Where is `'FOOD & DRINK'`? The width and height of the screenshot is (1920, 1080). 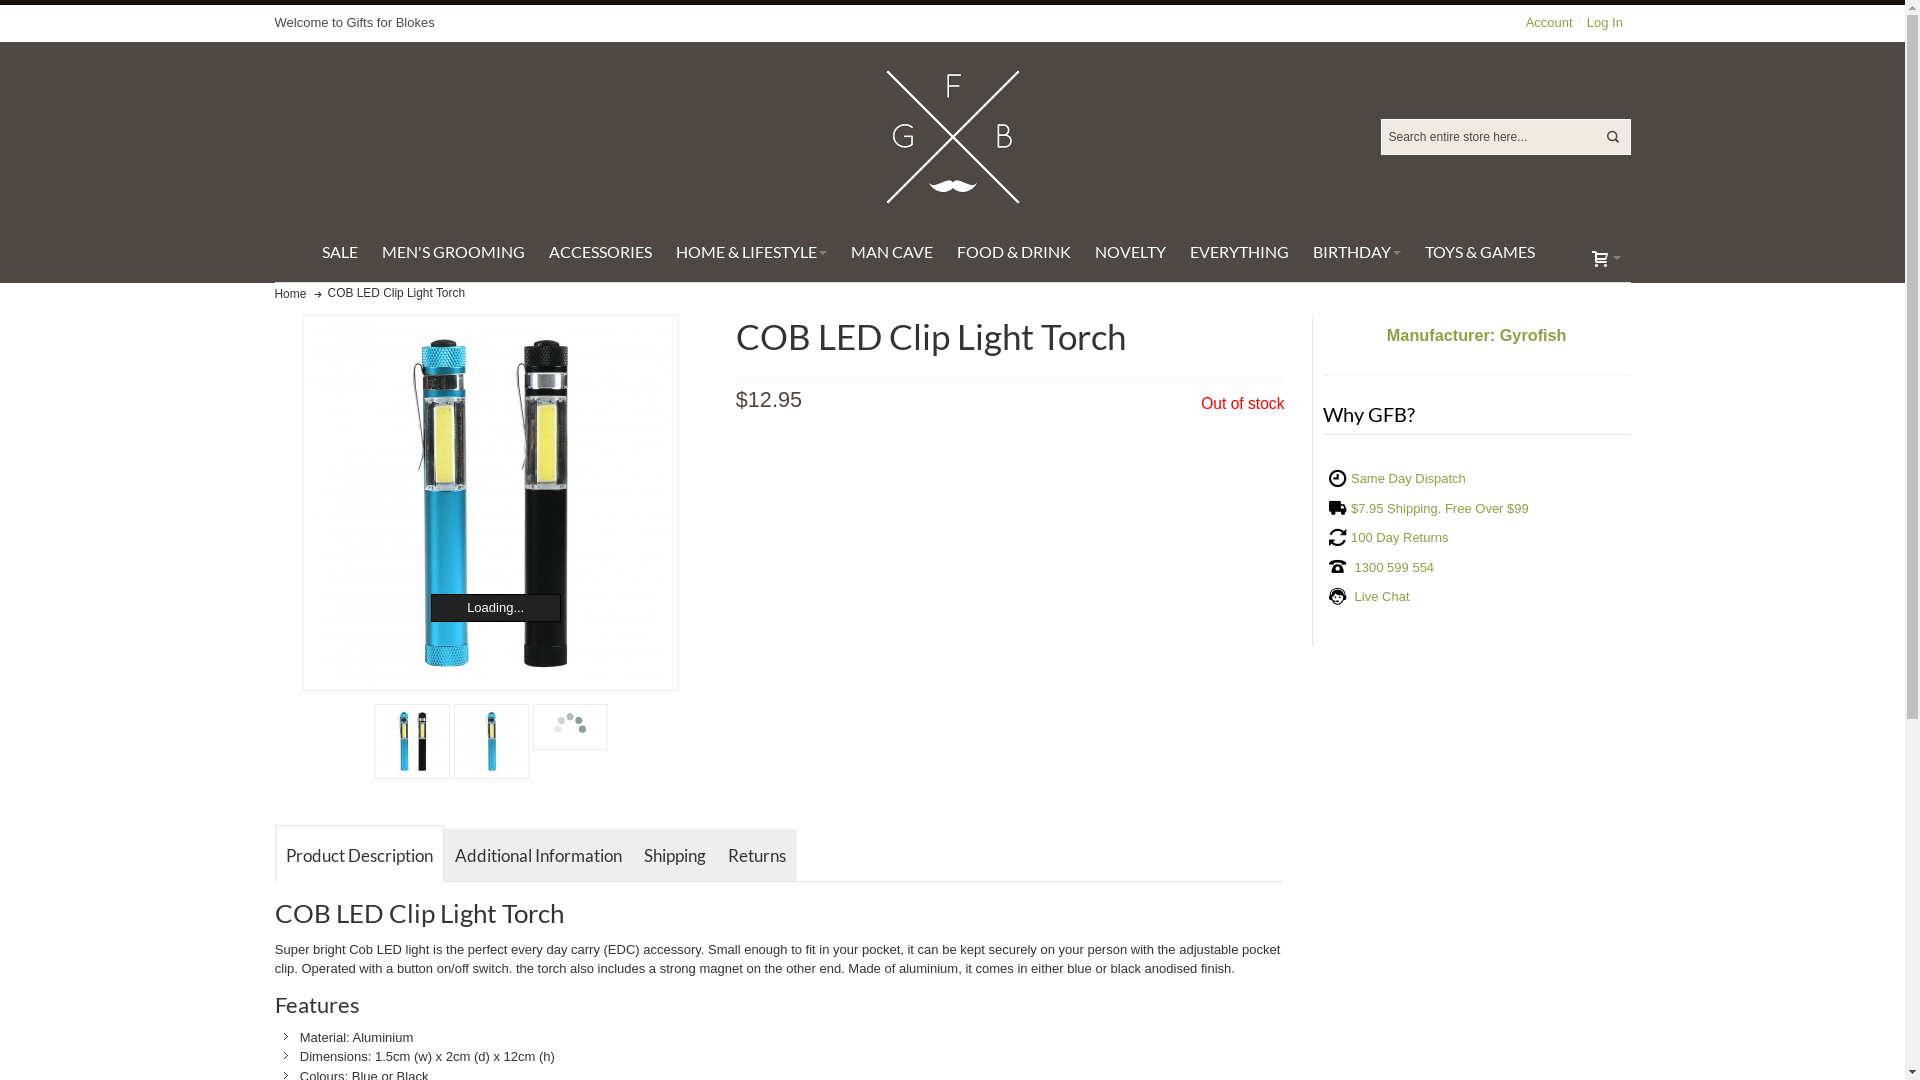 'FOOD & DRINK' is located at coordinates (943, 250).